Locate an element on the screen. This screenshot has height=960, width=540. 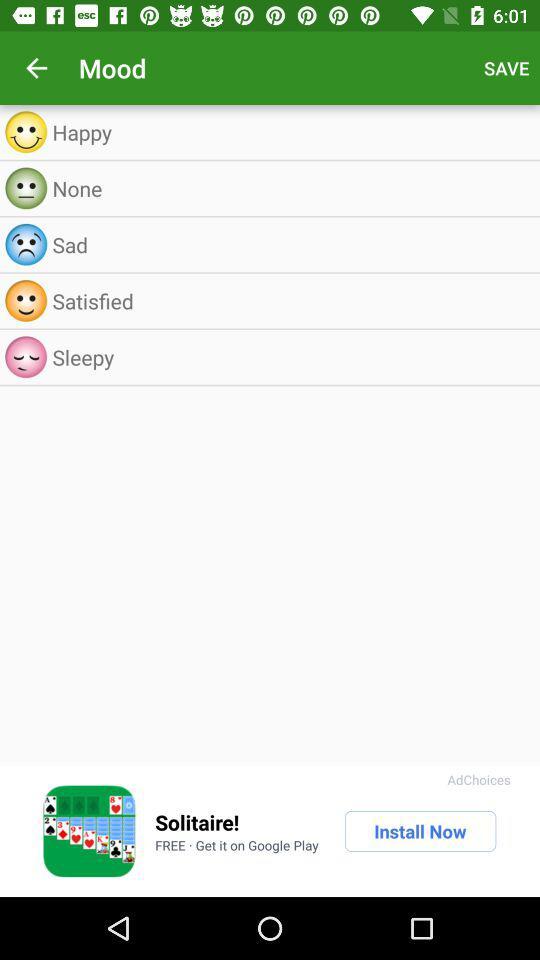
the install now is located at coordinates (419, 831).